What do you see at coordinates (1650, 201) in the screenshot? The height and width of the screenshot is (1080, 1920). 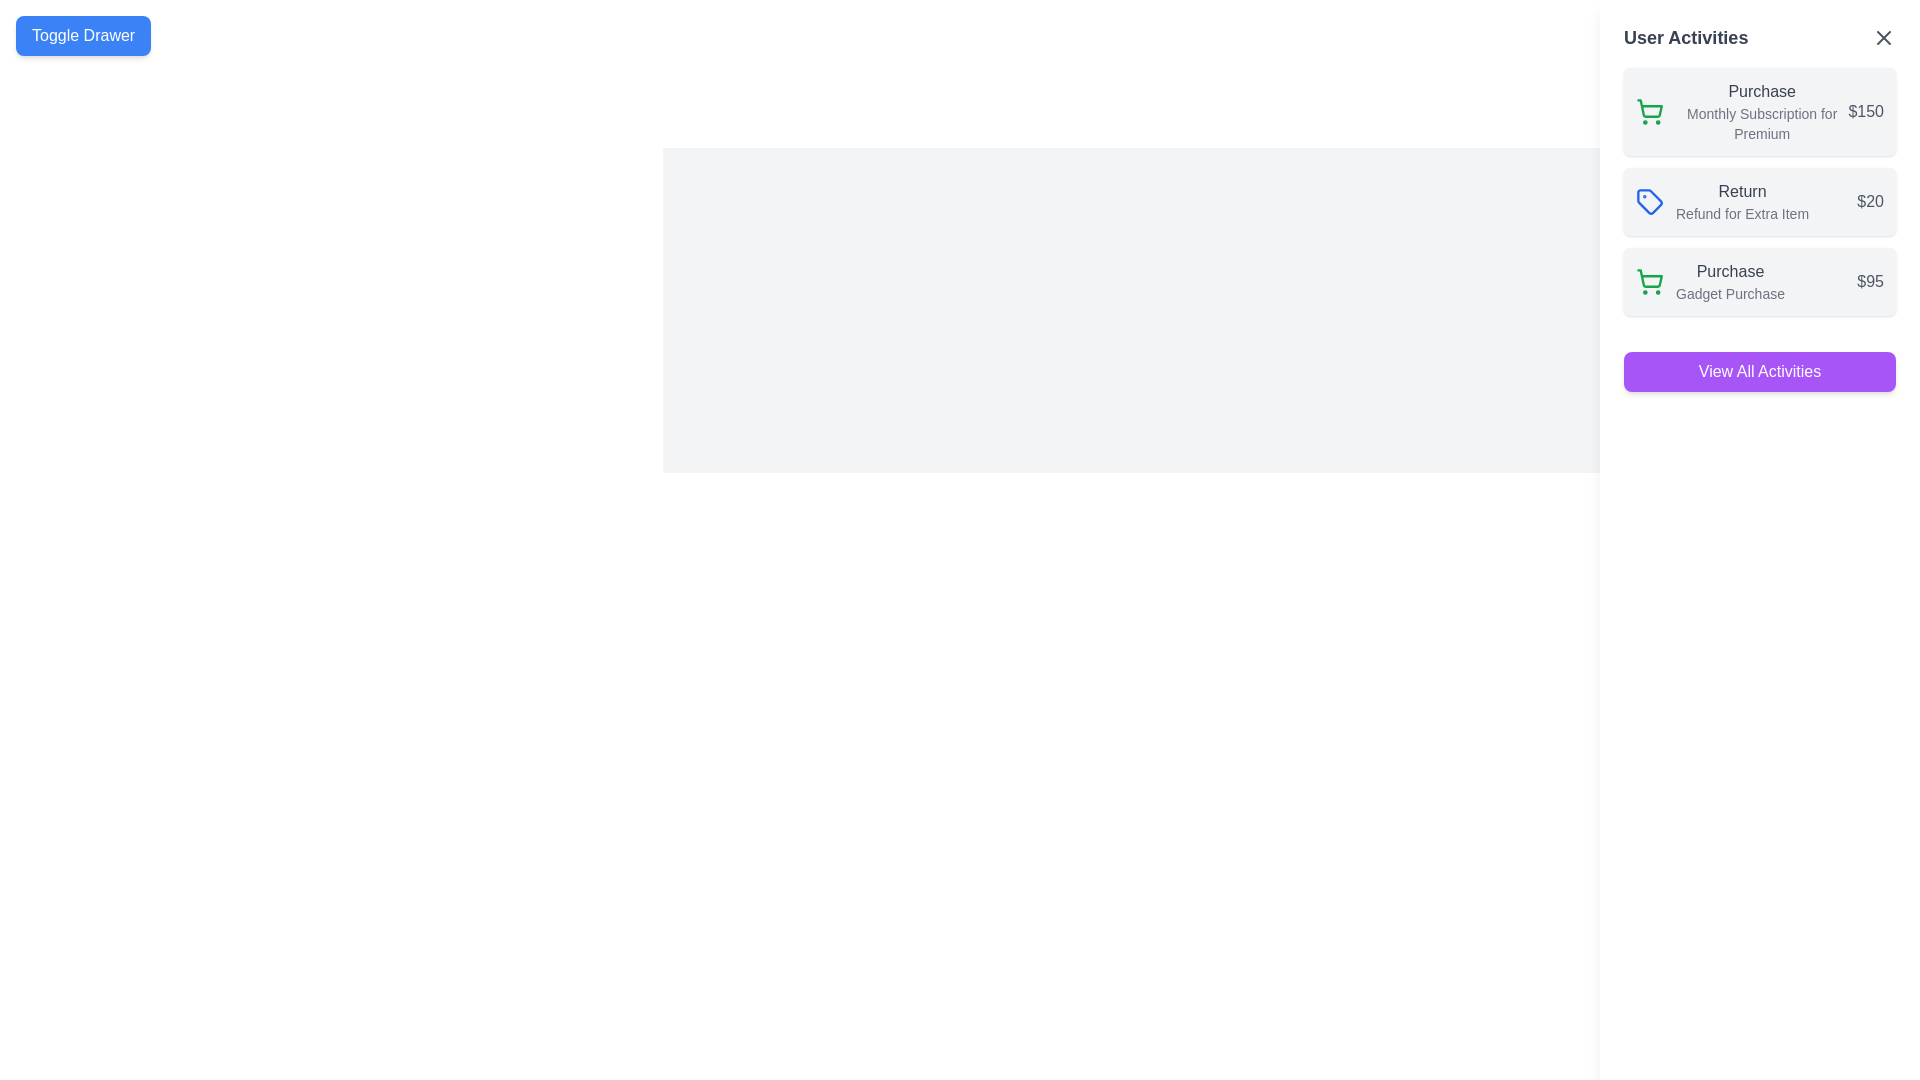 I see `the decorative 'Return' icon located in the 'Return' activity card of the 'User Activities' section` at bounding box center [1650, 201].